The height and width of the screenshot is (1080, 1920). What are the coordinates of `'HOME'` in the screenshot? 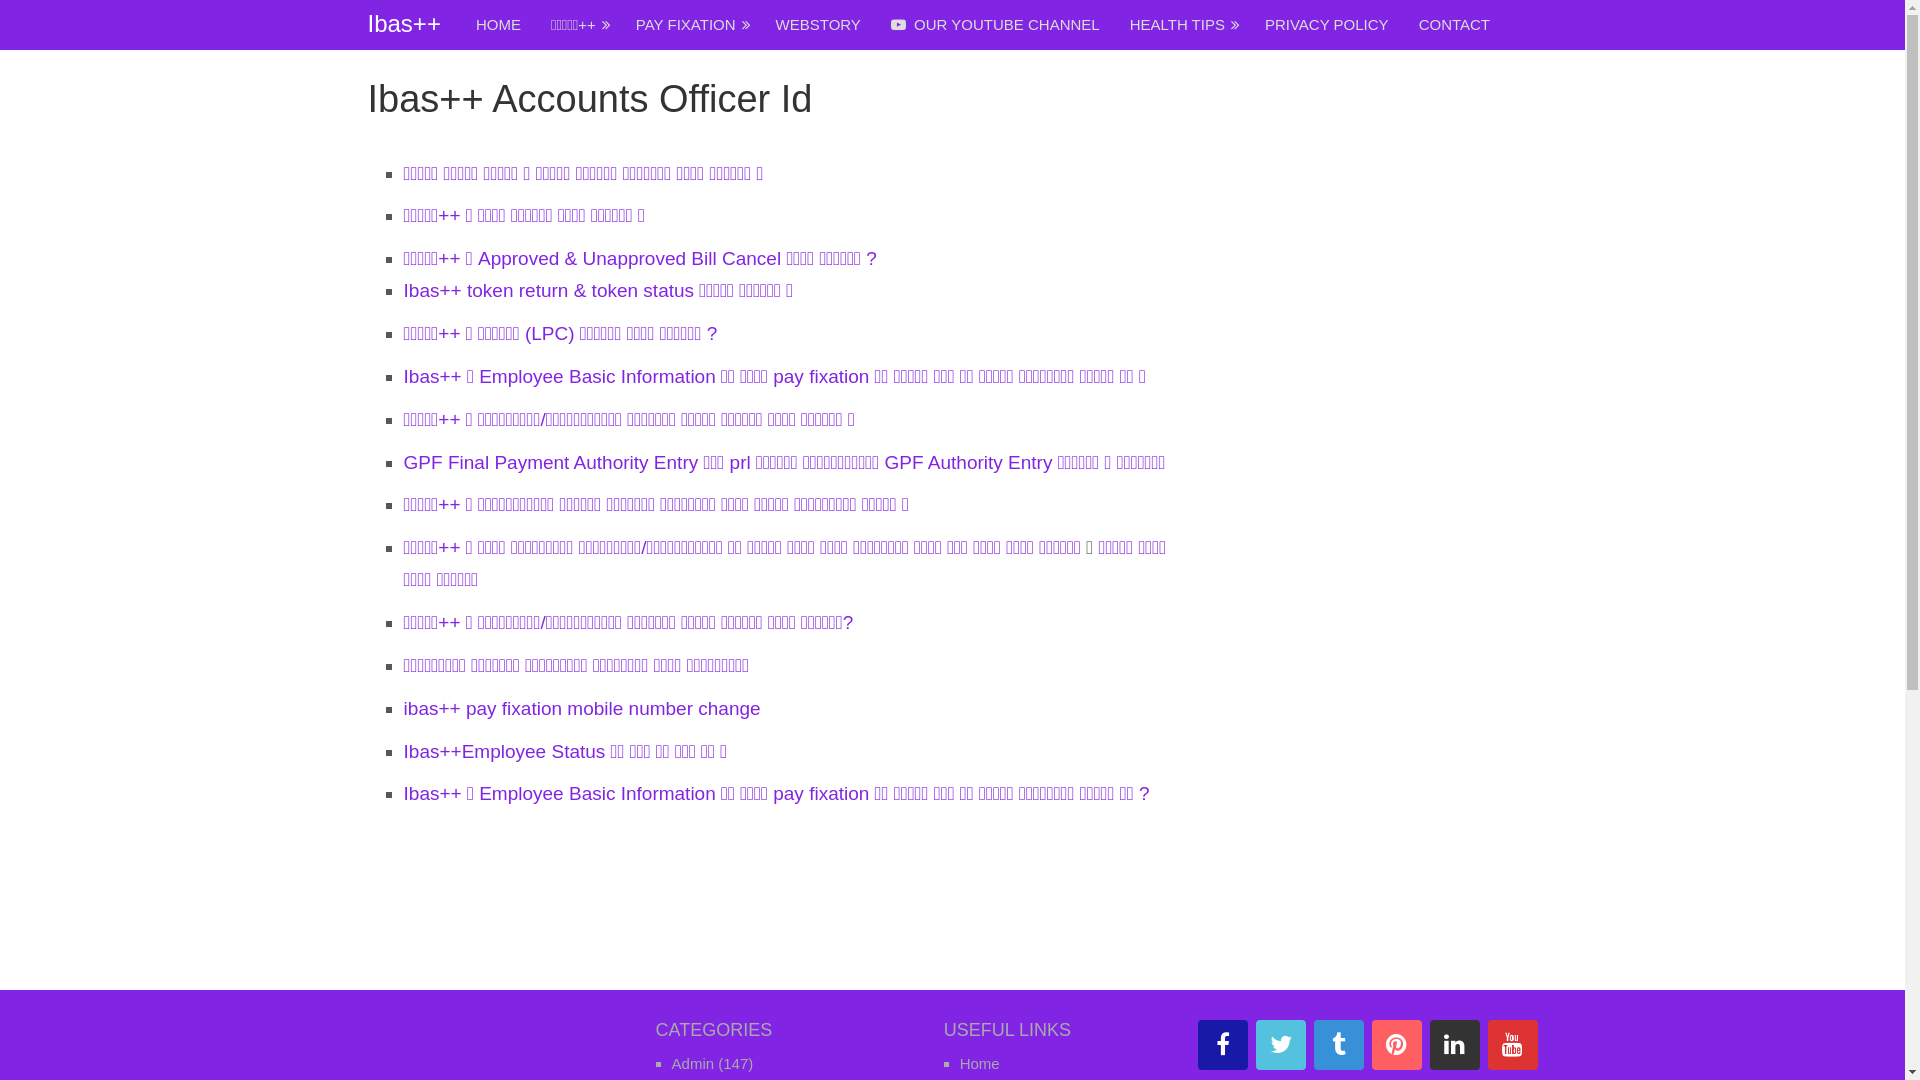 It's located at (459, 24).